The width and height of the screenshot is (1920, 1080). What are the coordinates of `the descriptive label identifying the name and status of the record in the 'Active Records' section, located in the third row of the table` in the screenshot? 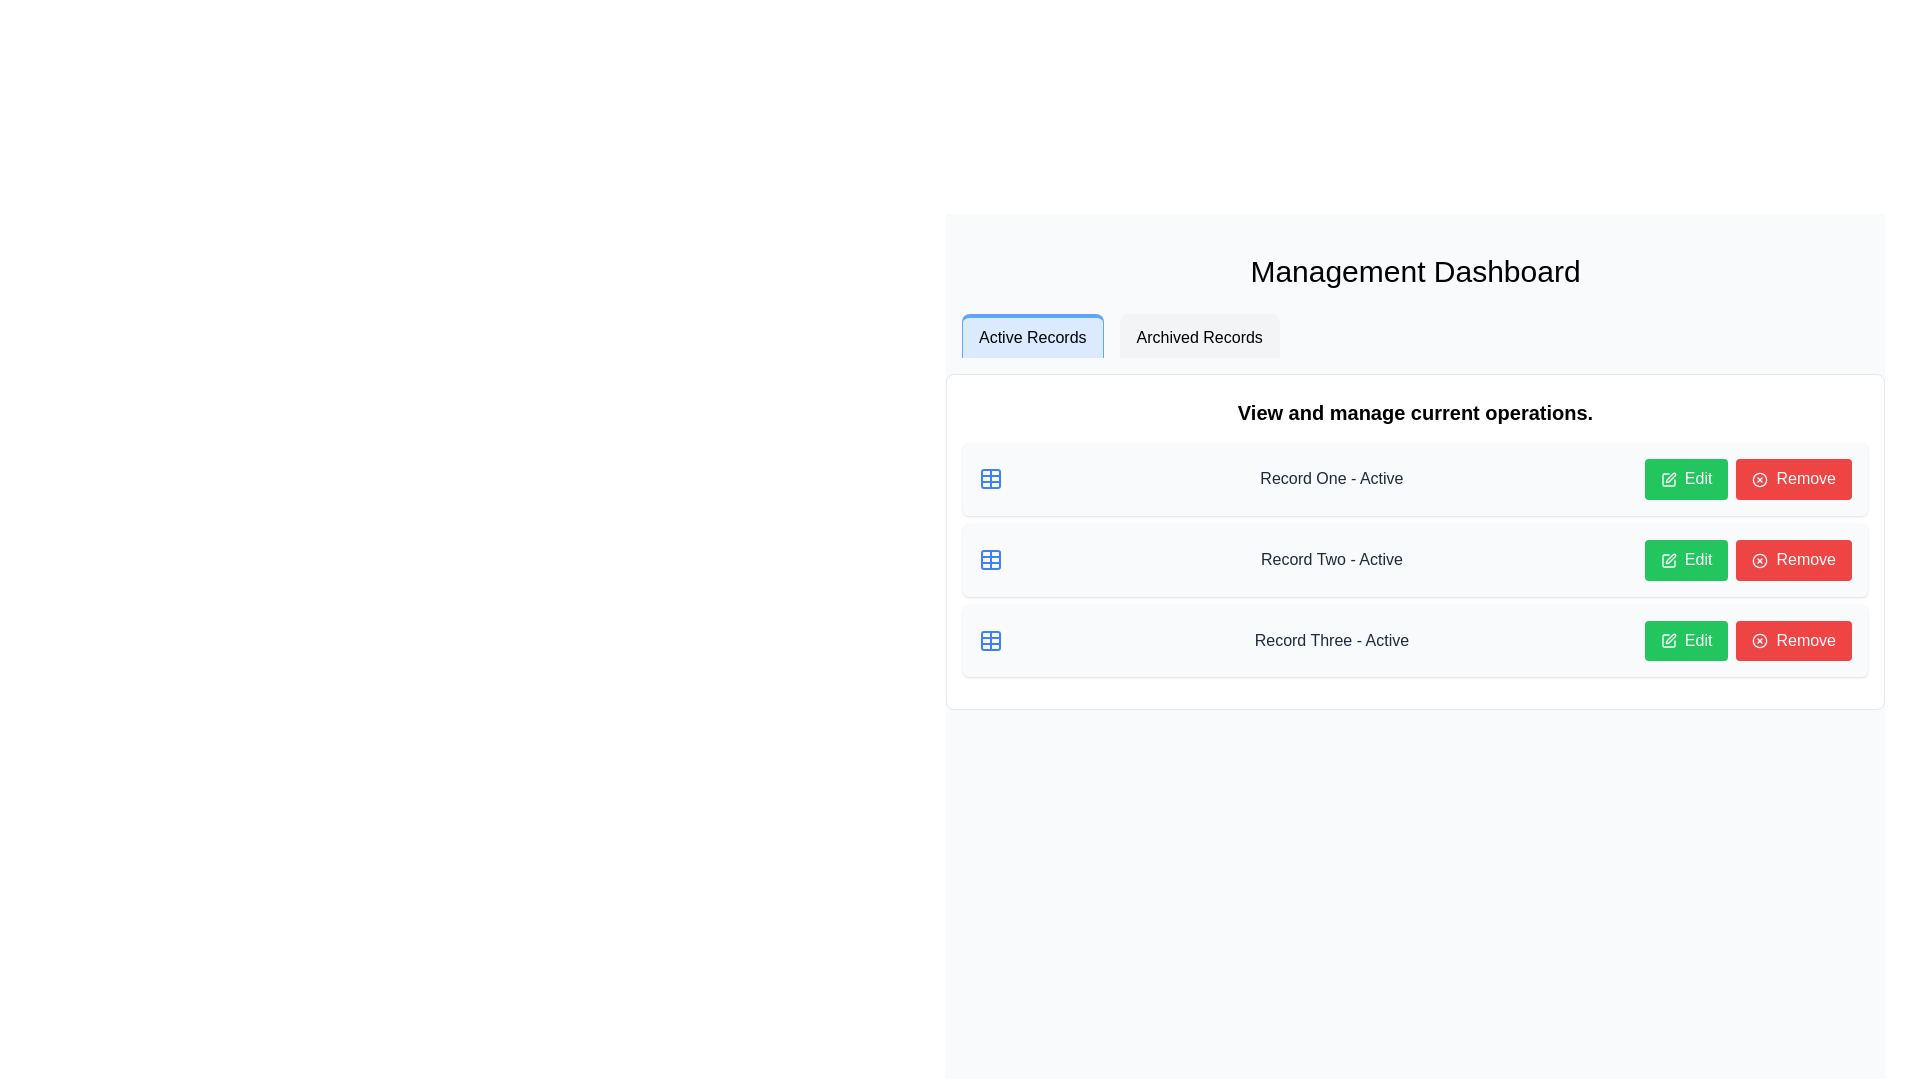 It's located at (1331, 640).